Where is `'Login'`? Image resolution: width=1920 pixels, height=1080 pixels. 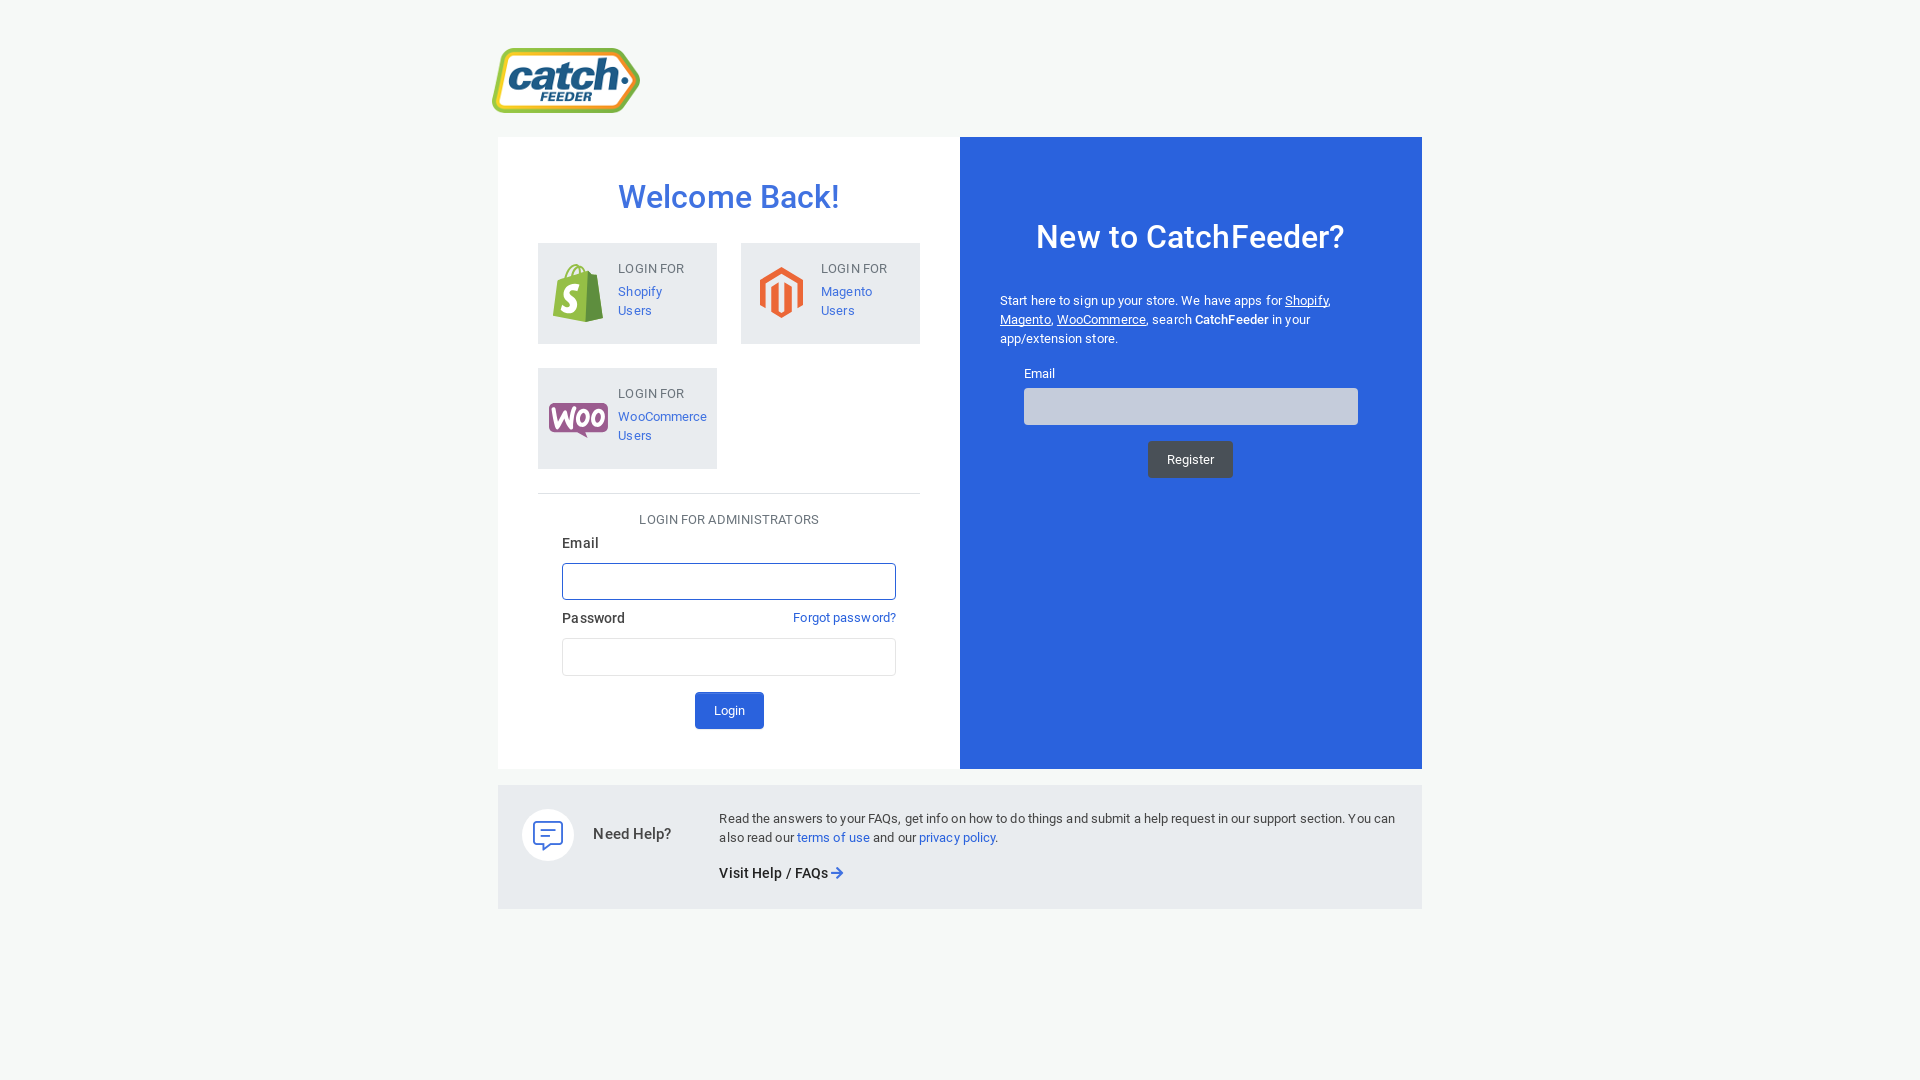
'Login' is located at coordinates (728, 709).